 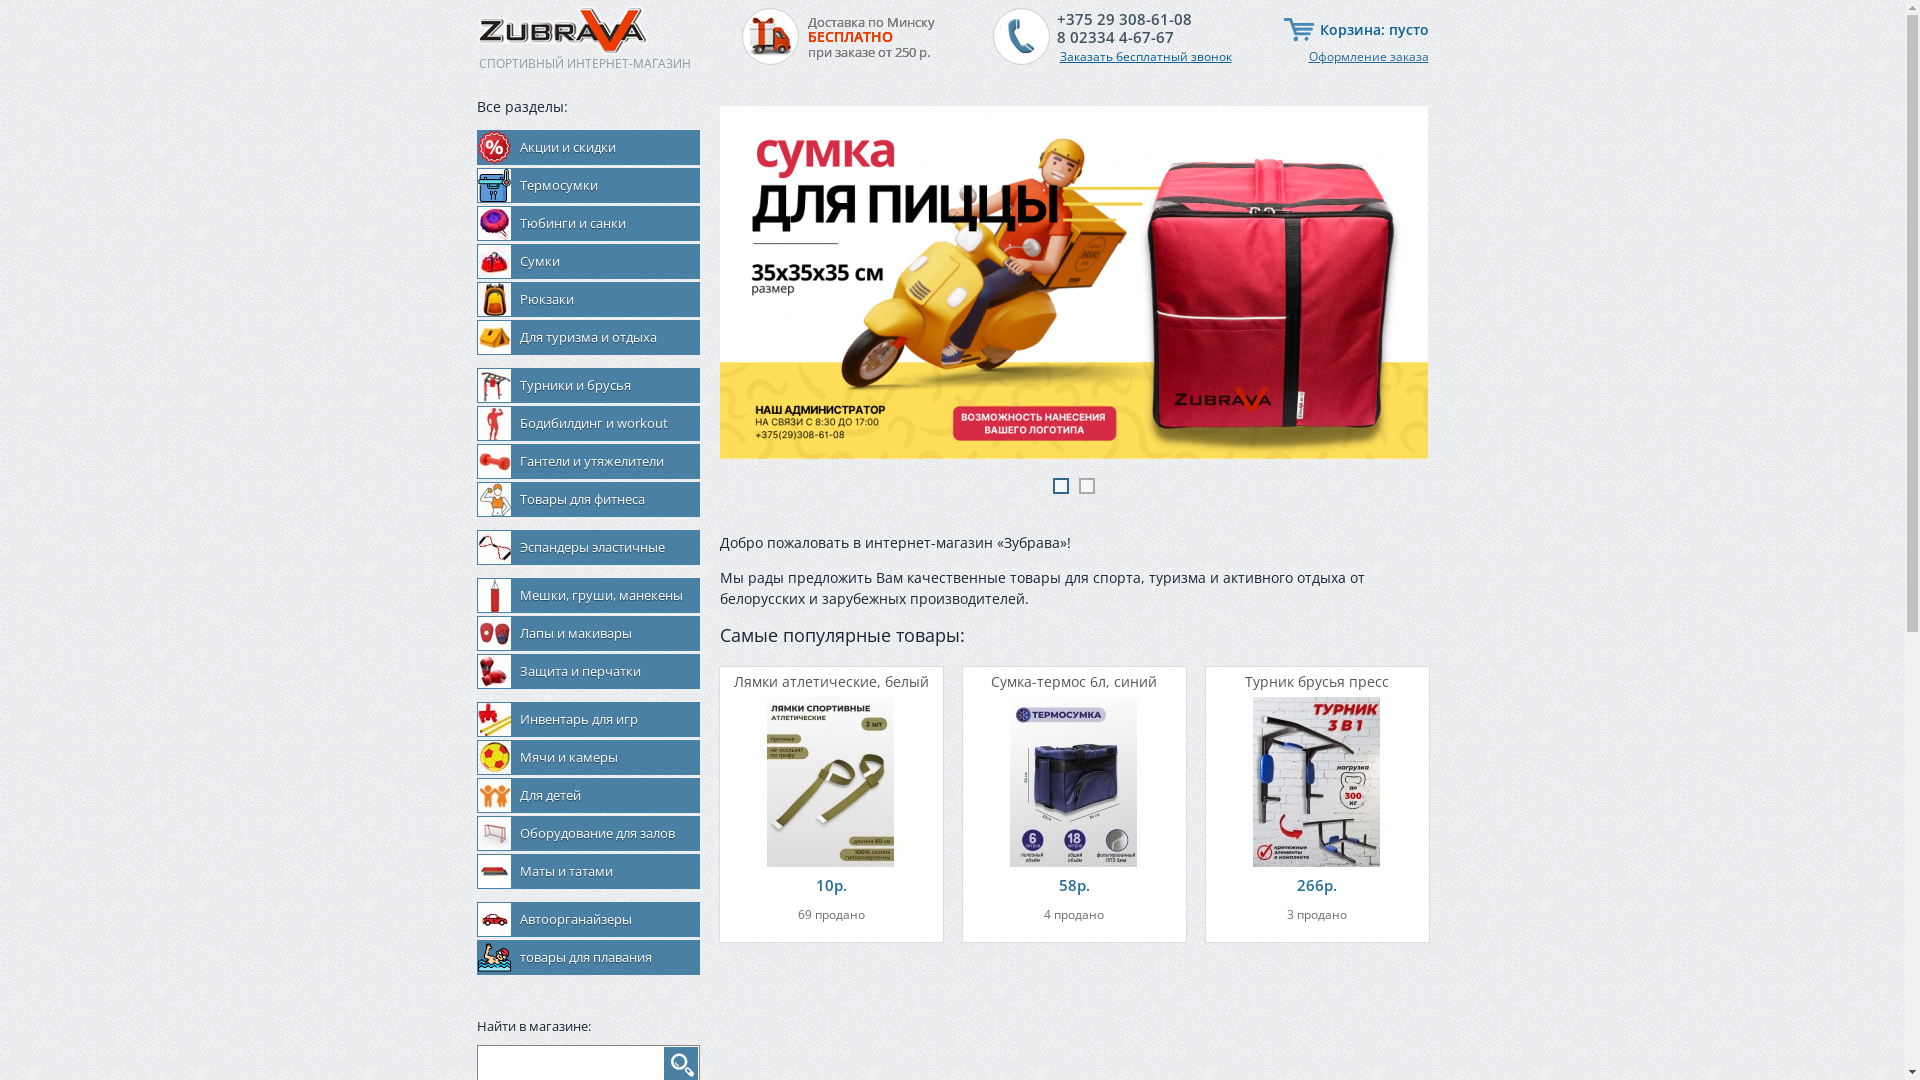 What do you see at coordinates (1055, 37) in the screenshot?
I see `'8 02334 4-67-67'` at bounding box center [1055, 37].